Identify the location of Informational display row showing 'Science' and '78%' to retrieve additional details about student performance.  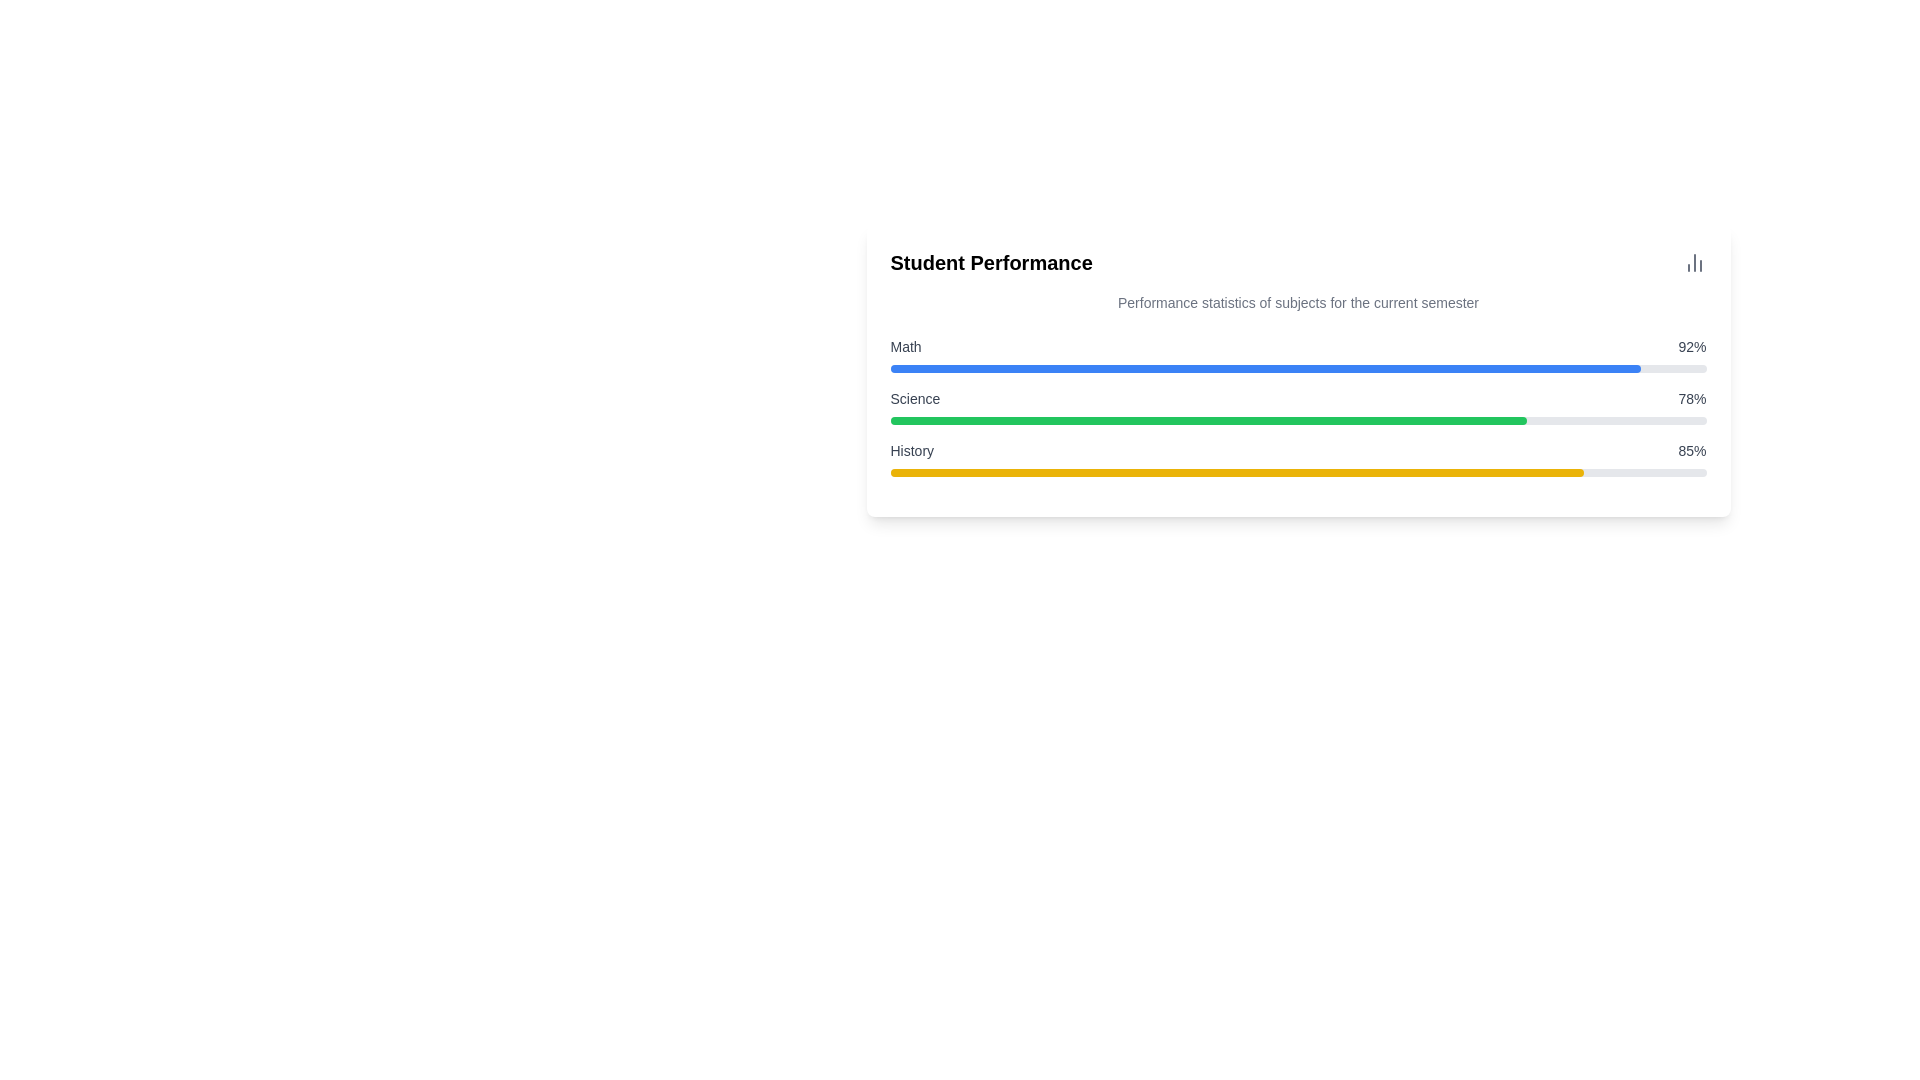
(1298, 398).